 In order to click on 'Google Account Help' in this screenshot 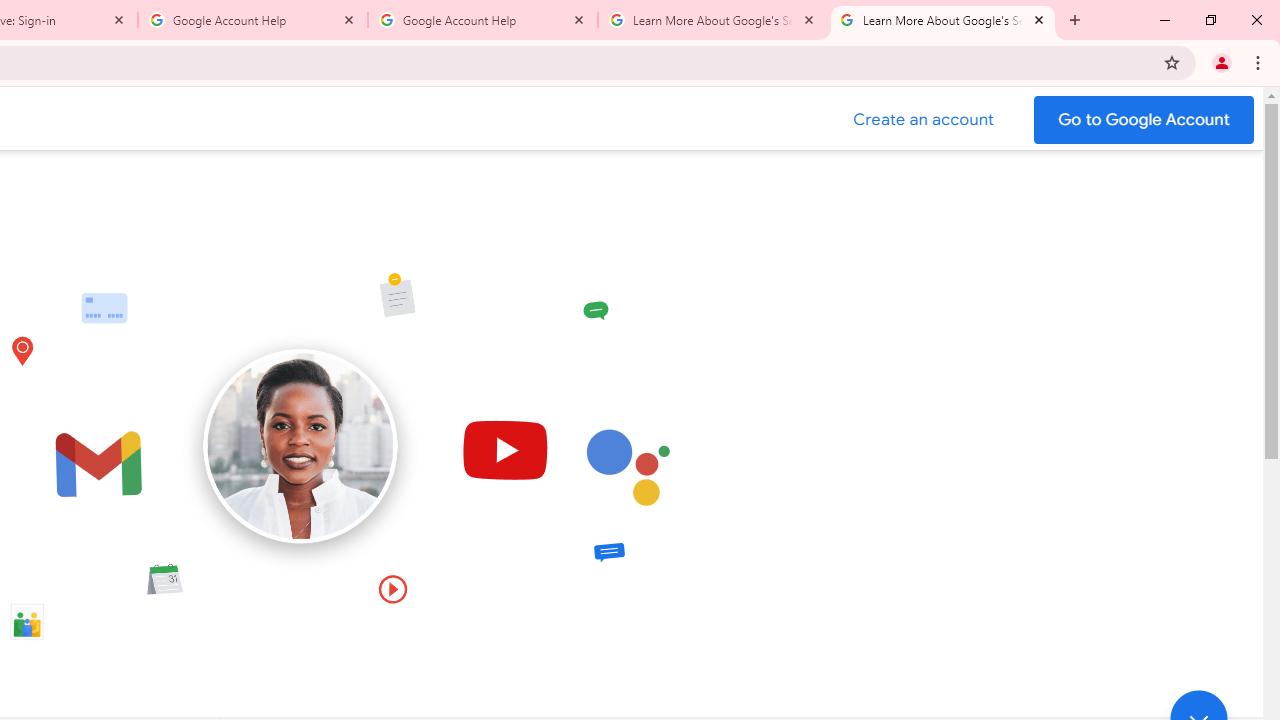, I will do `click(252, 20)`.